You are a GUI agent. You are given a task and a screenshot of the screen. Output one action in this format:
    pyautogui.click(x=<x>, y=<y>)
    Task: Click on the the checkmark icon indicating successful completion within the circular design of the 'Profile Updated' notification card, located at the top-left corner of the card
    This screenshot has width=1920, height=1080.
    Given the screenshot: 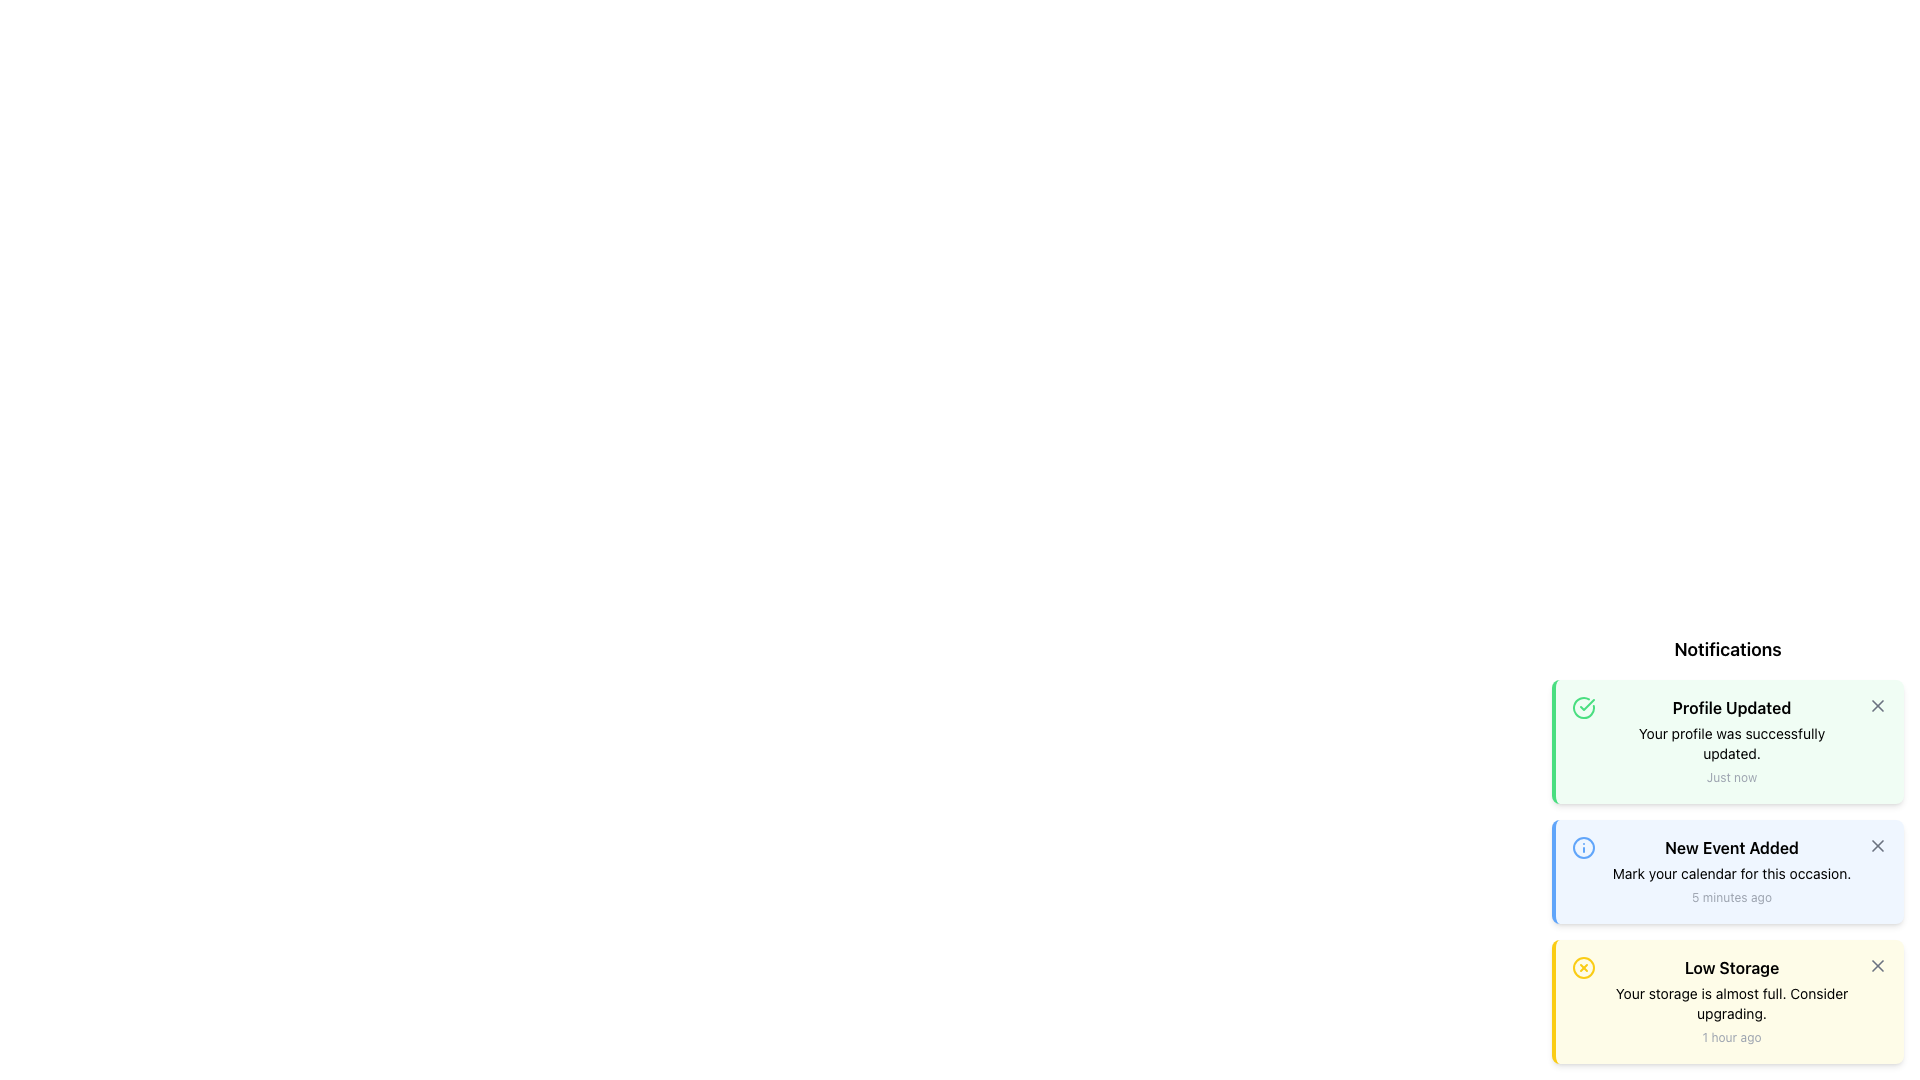 What is the action you would take?
    pyautogui.click(x=1586, y=704)
    